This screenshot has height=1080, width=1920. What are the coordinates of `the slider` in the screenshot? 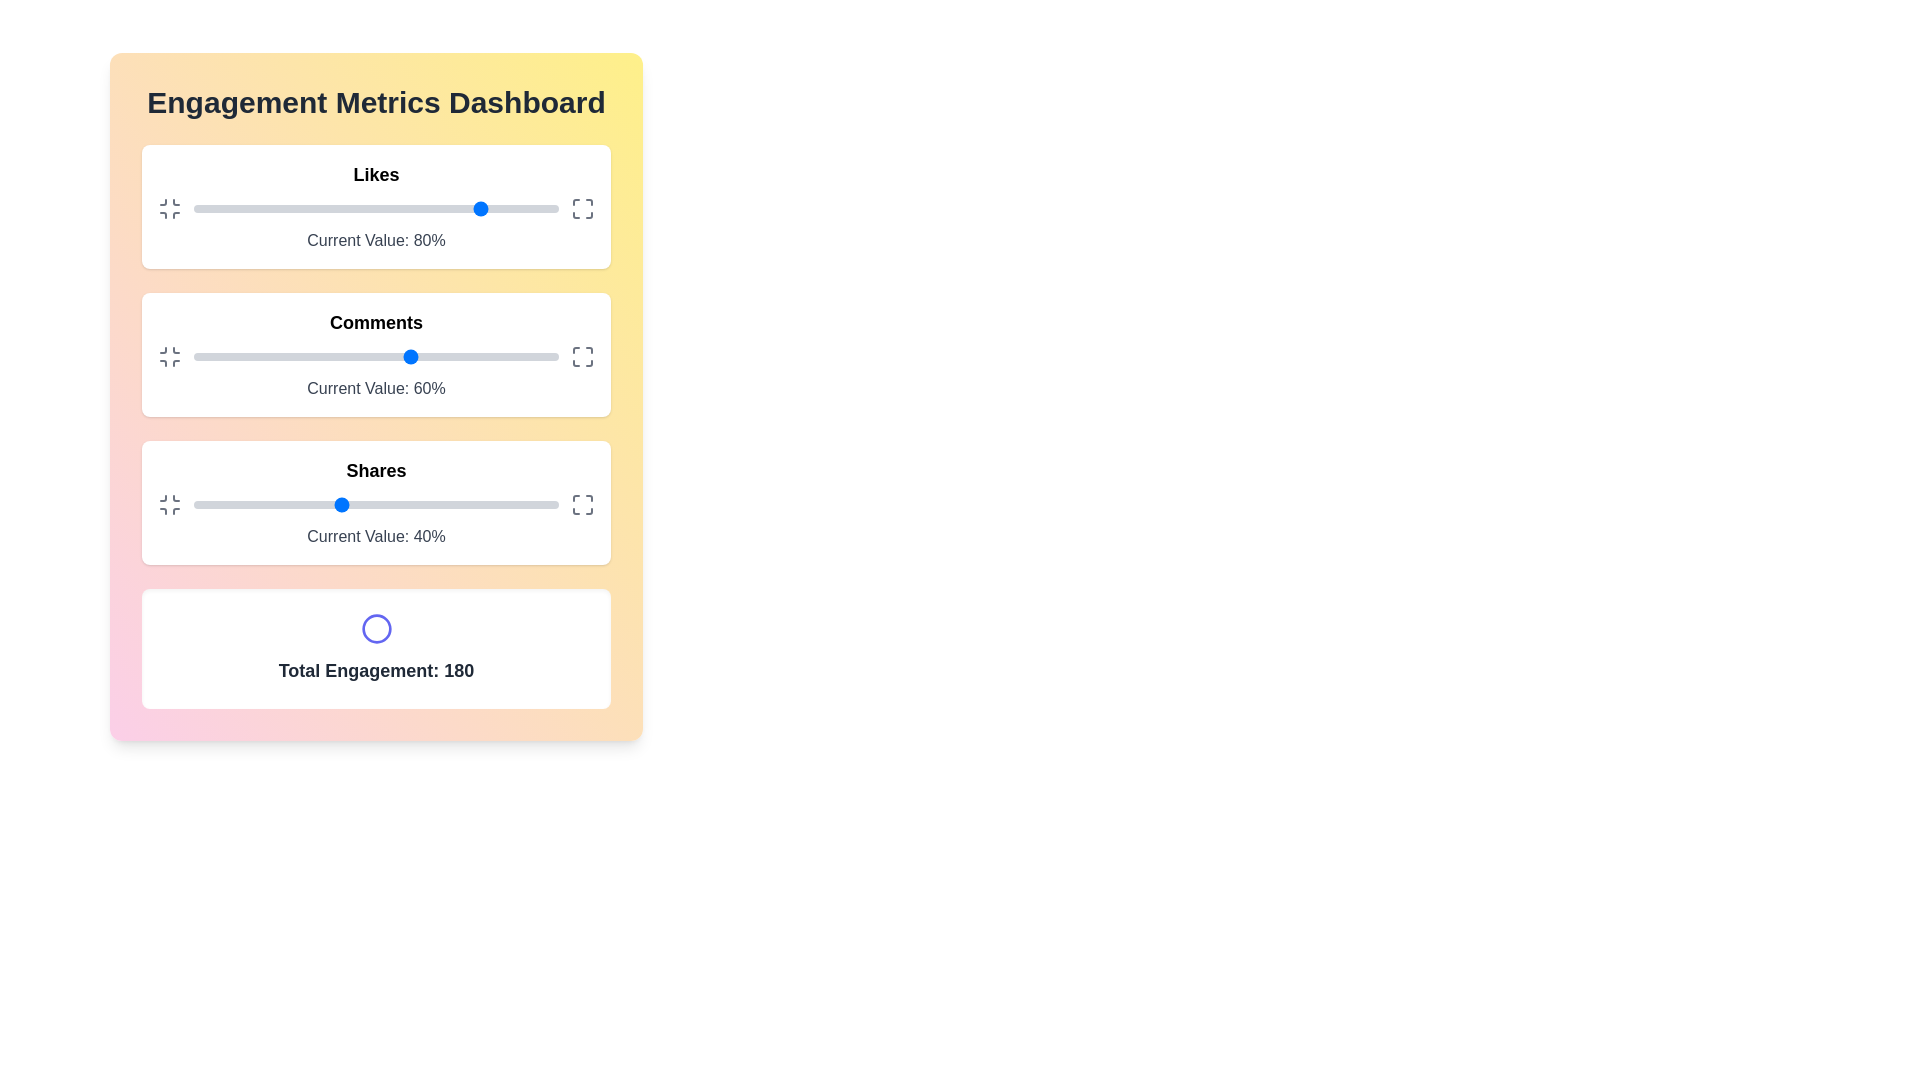 It's located at (302, 208).